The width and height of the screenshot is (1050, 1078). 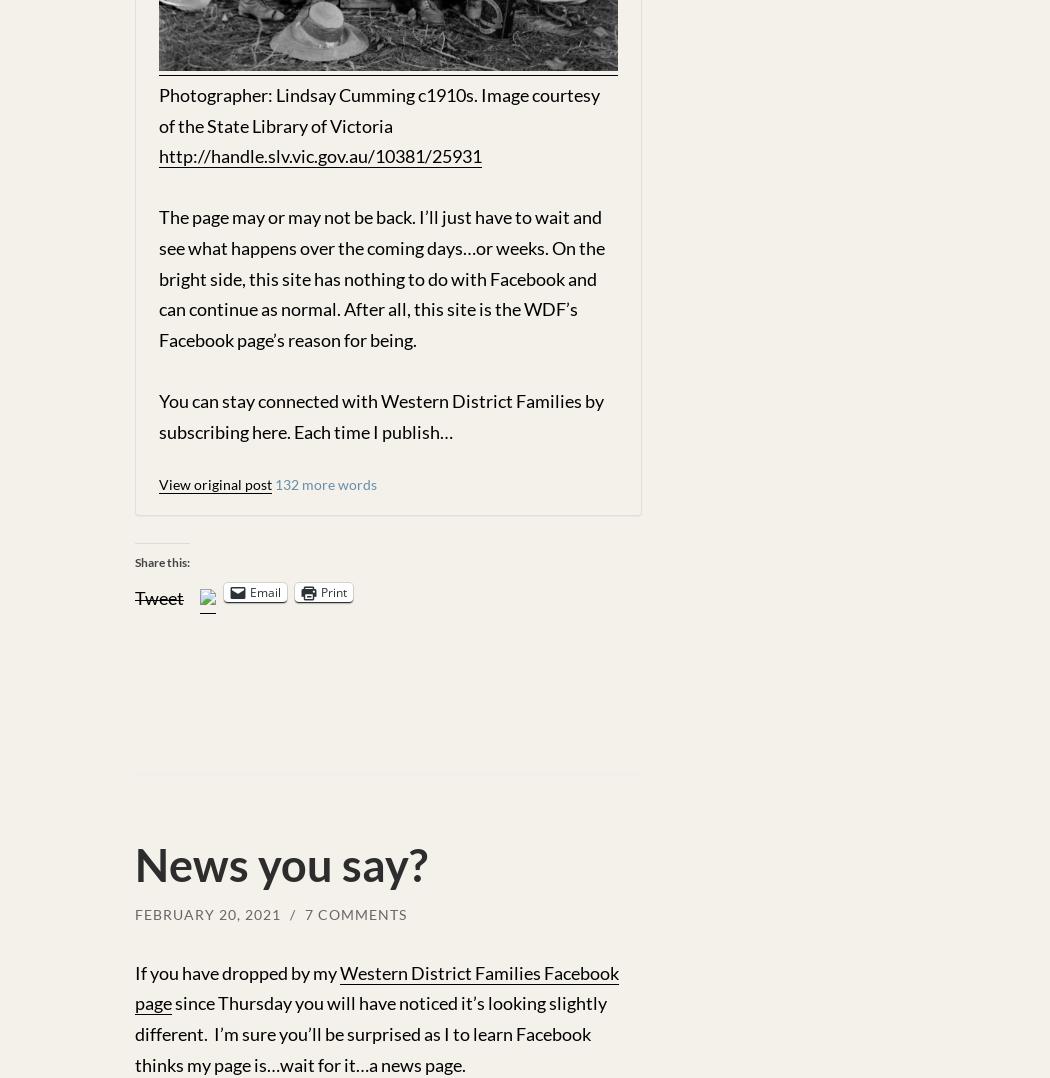 I want to click on '132 more words', so click(x=326, y=482).